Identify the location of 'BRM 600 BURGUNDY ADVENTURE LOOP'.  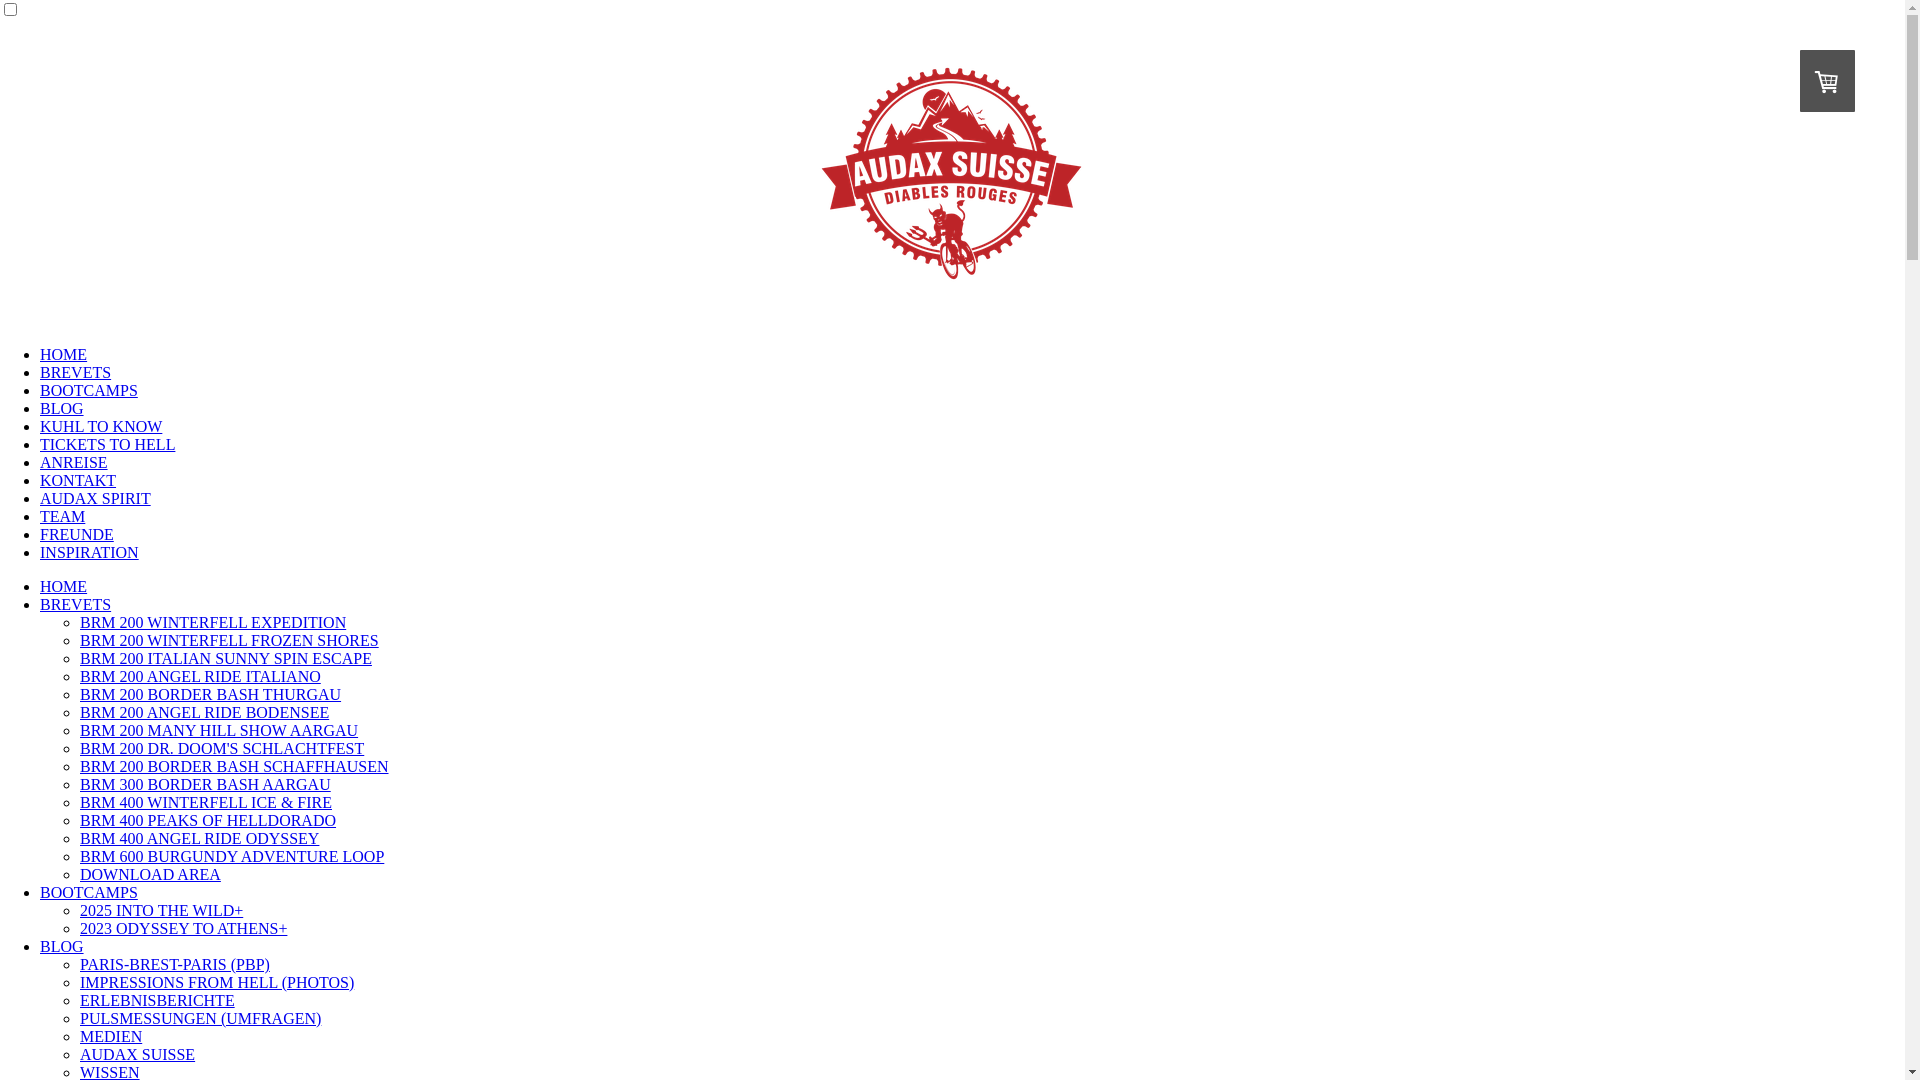
(231, 855).